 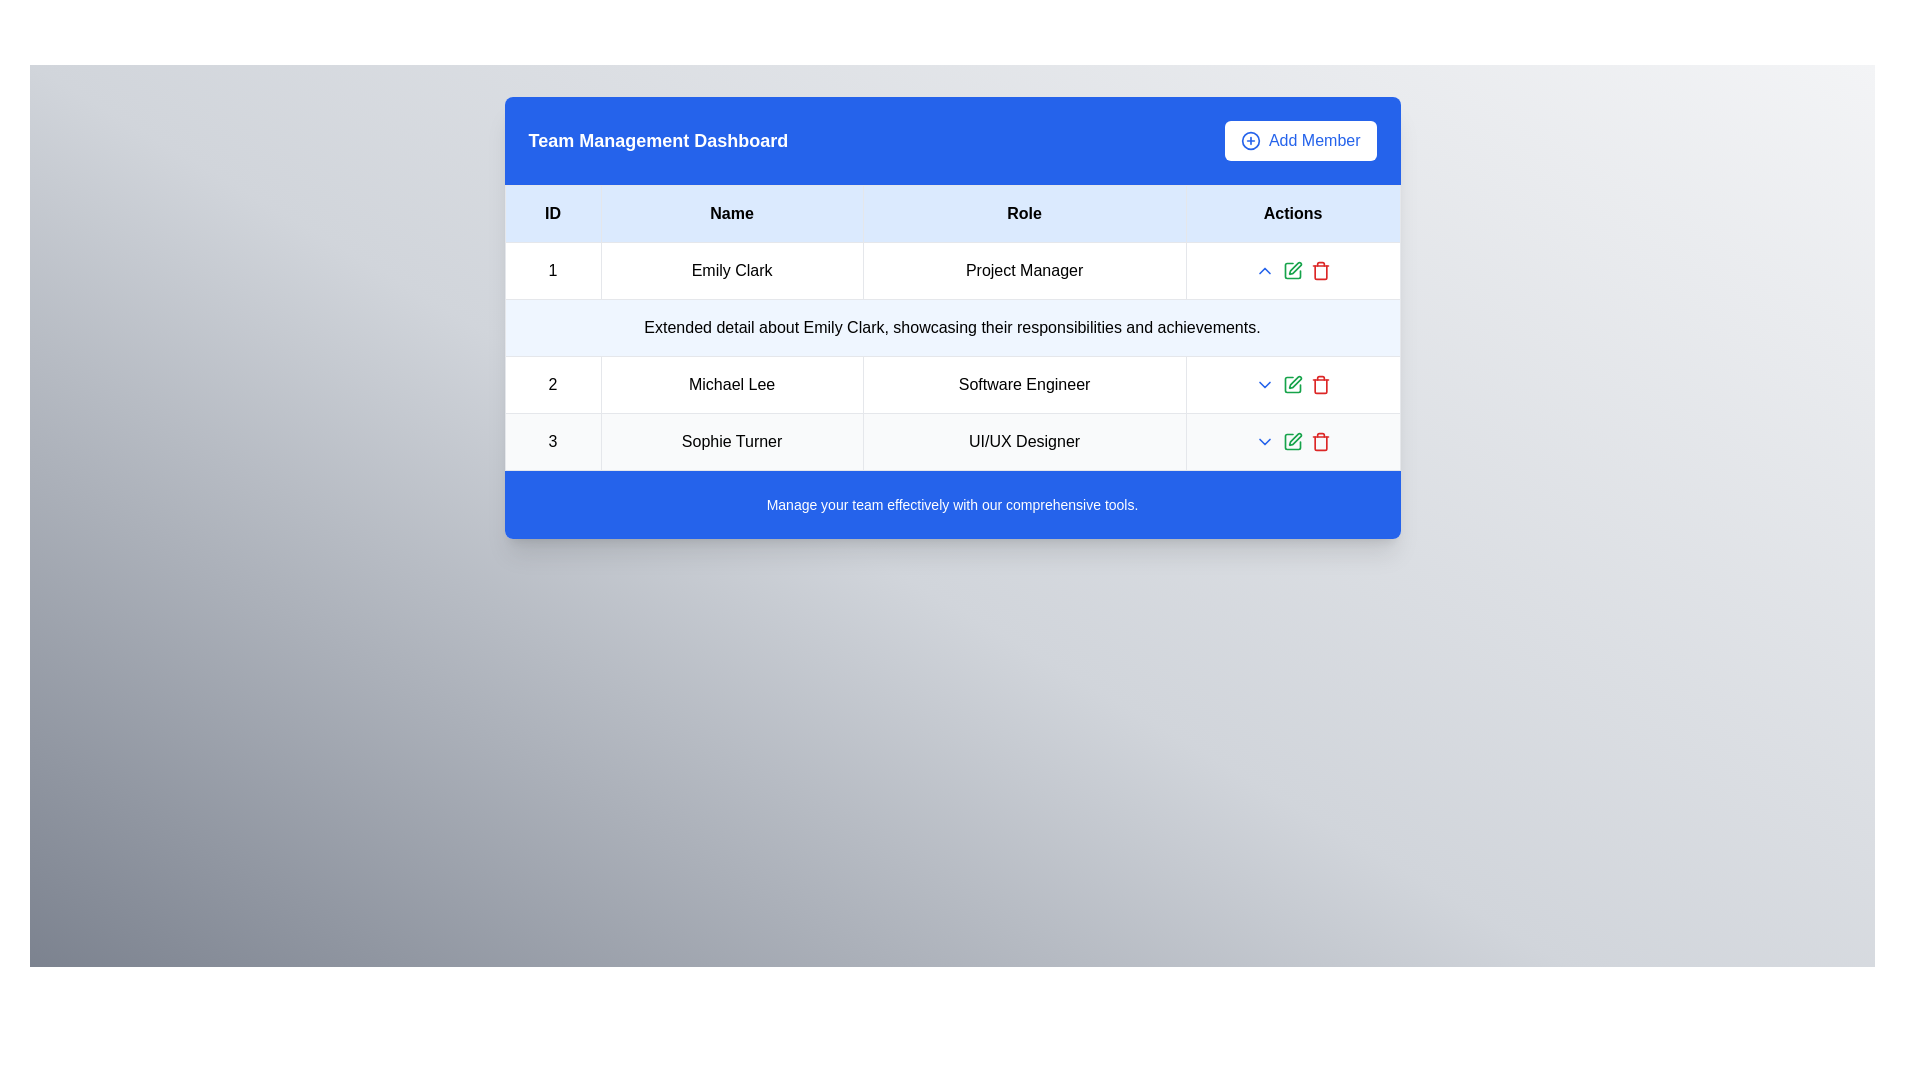 I want to click on the table header cell with the bold black text 'ID' and a light blue background, which is the leftmost cell in the header row of the table, so click(x=553, y=213).